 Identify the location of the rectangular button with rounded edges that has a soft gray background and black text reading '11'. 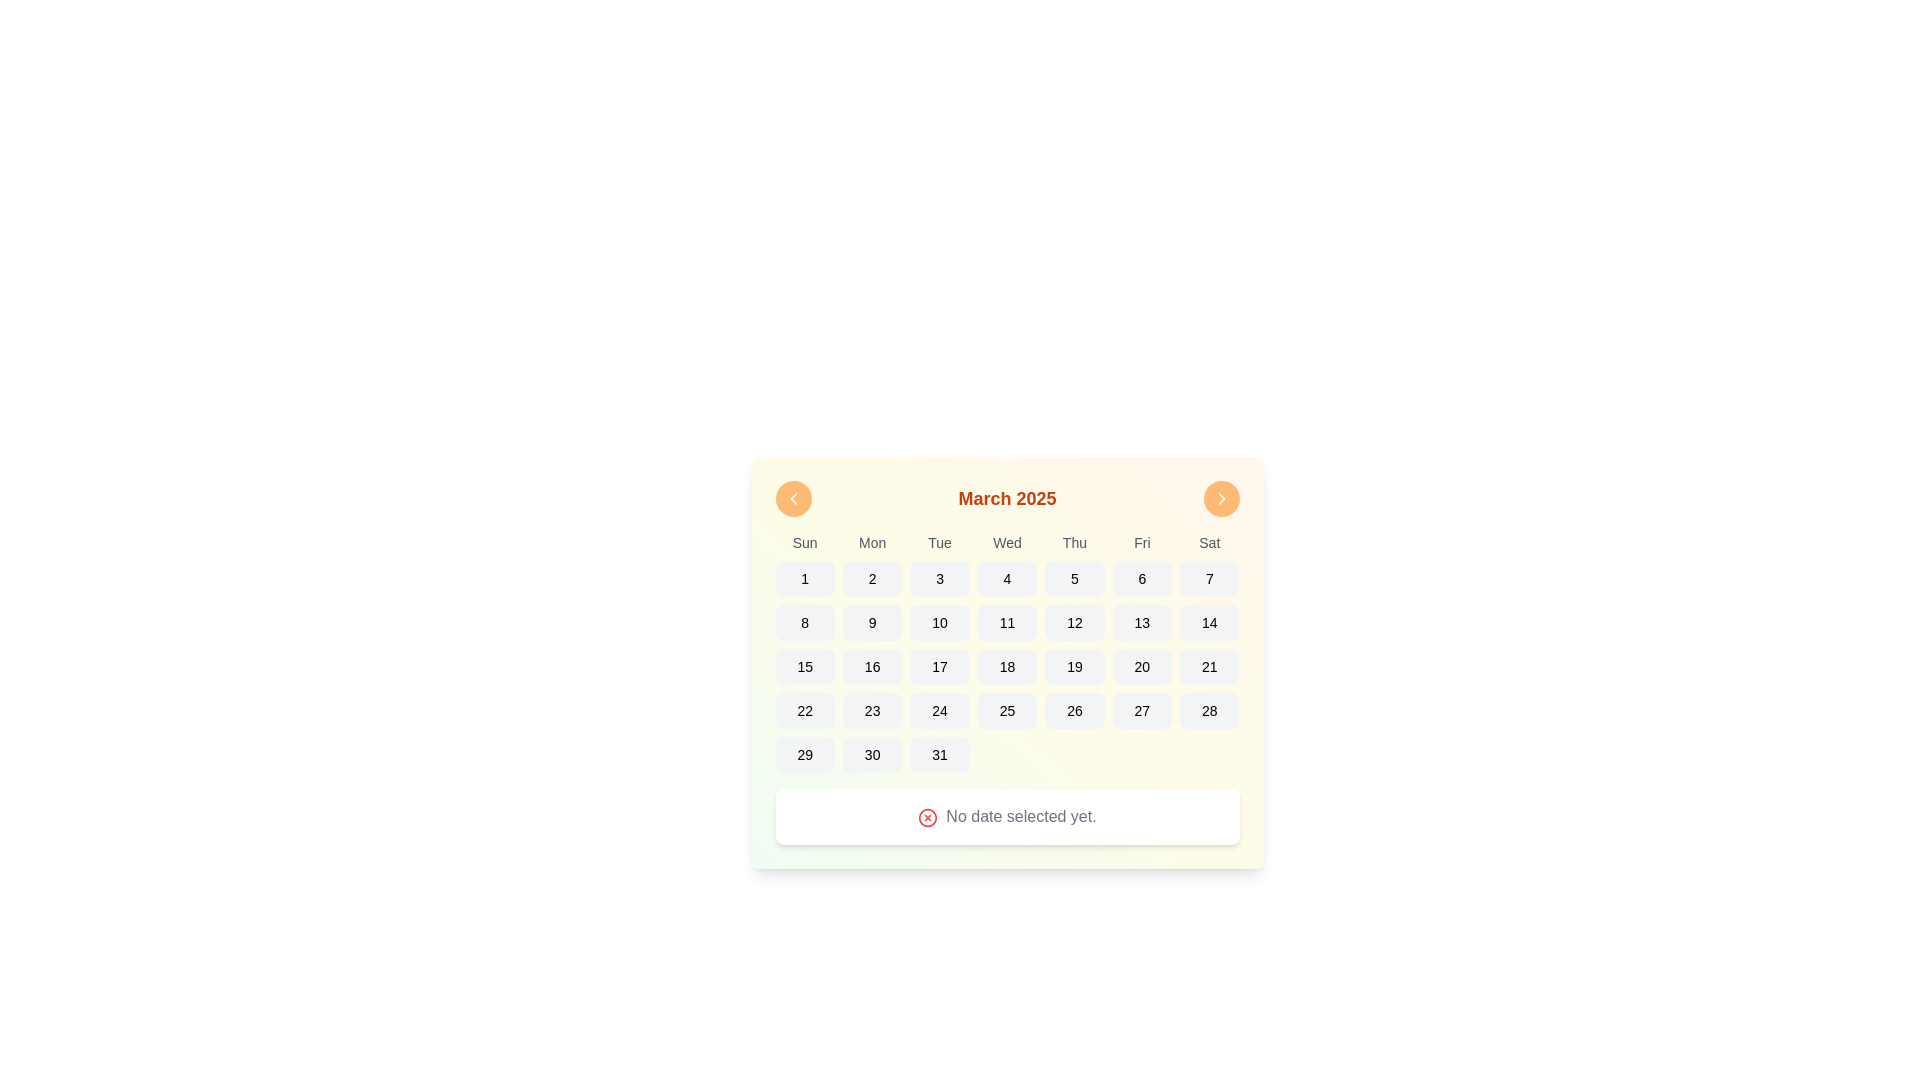
(1007, 622).